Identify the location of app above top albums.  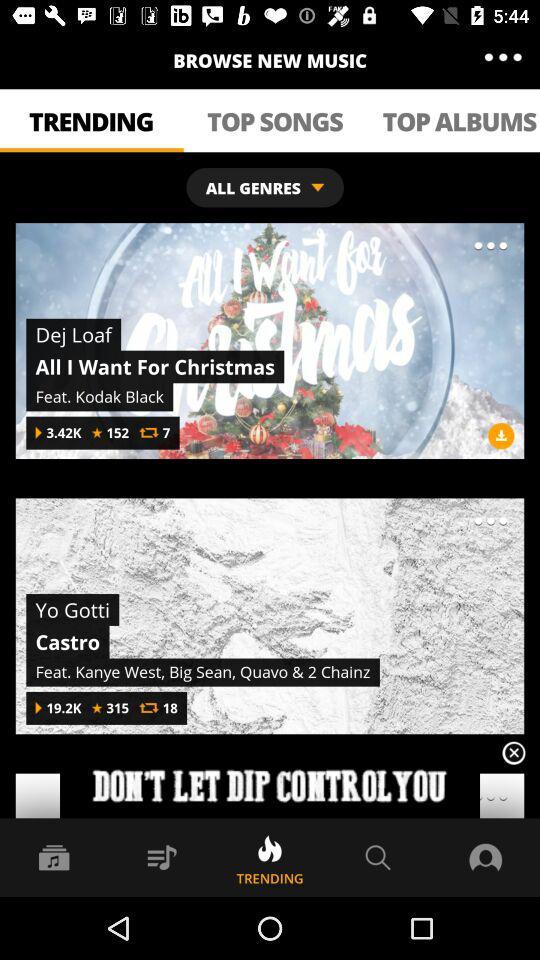
(502, 56).